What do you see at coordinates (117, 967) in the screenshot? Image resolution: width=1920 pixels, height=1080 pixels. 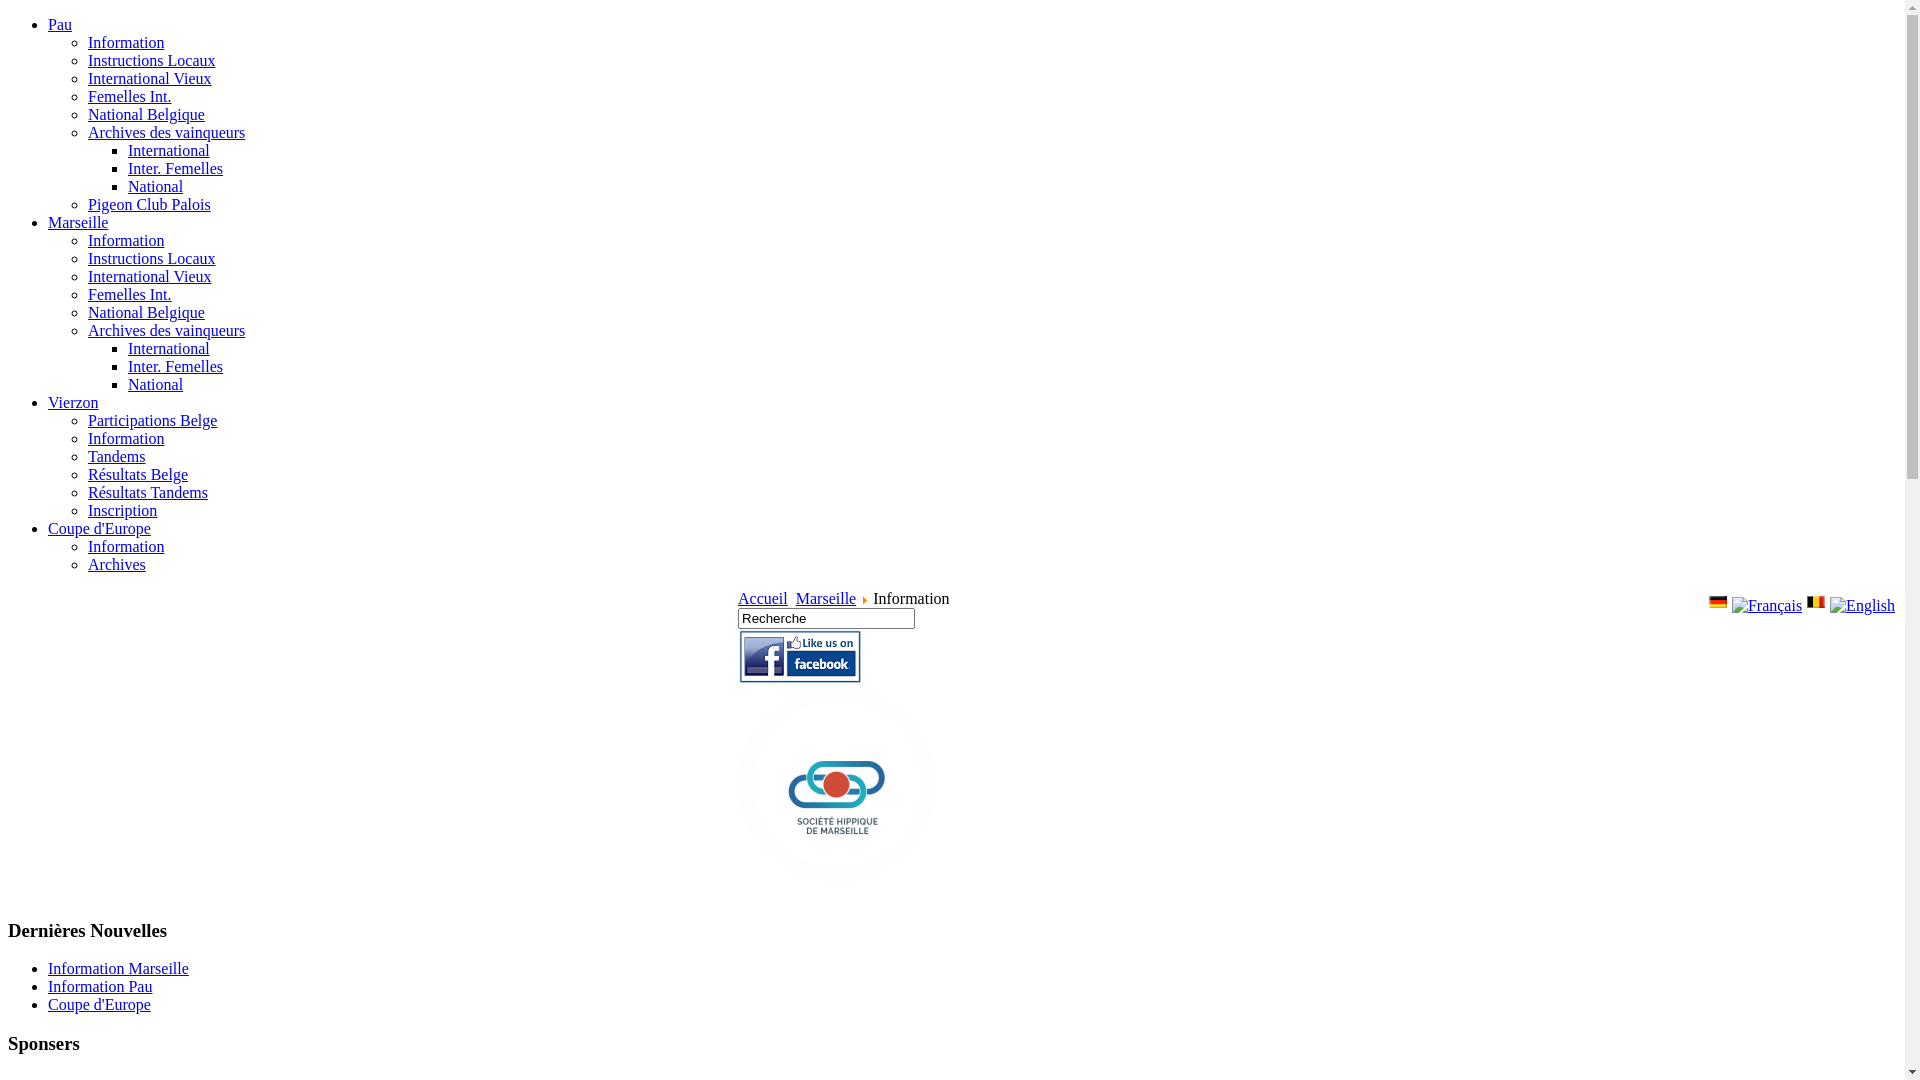 I see `'Information Marseille'` at bounding box center [117, 967].